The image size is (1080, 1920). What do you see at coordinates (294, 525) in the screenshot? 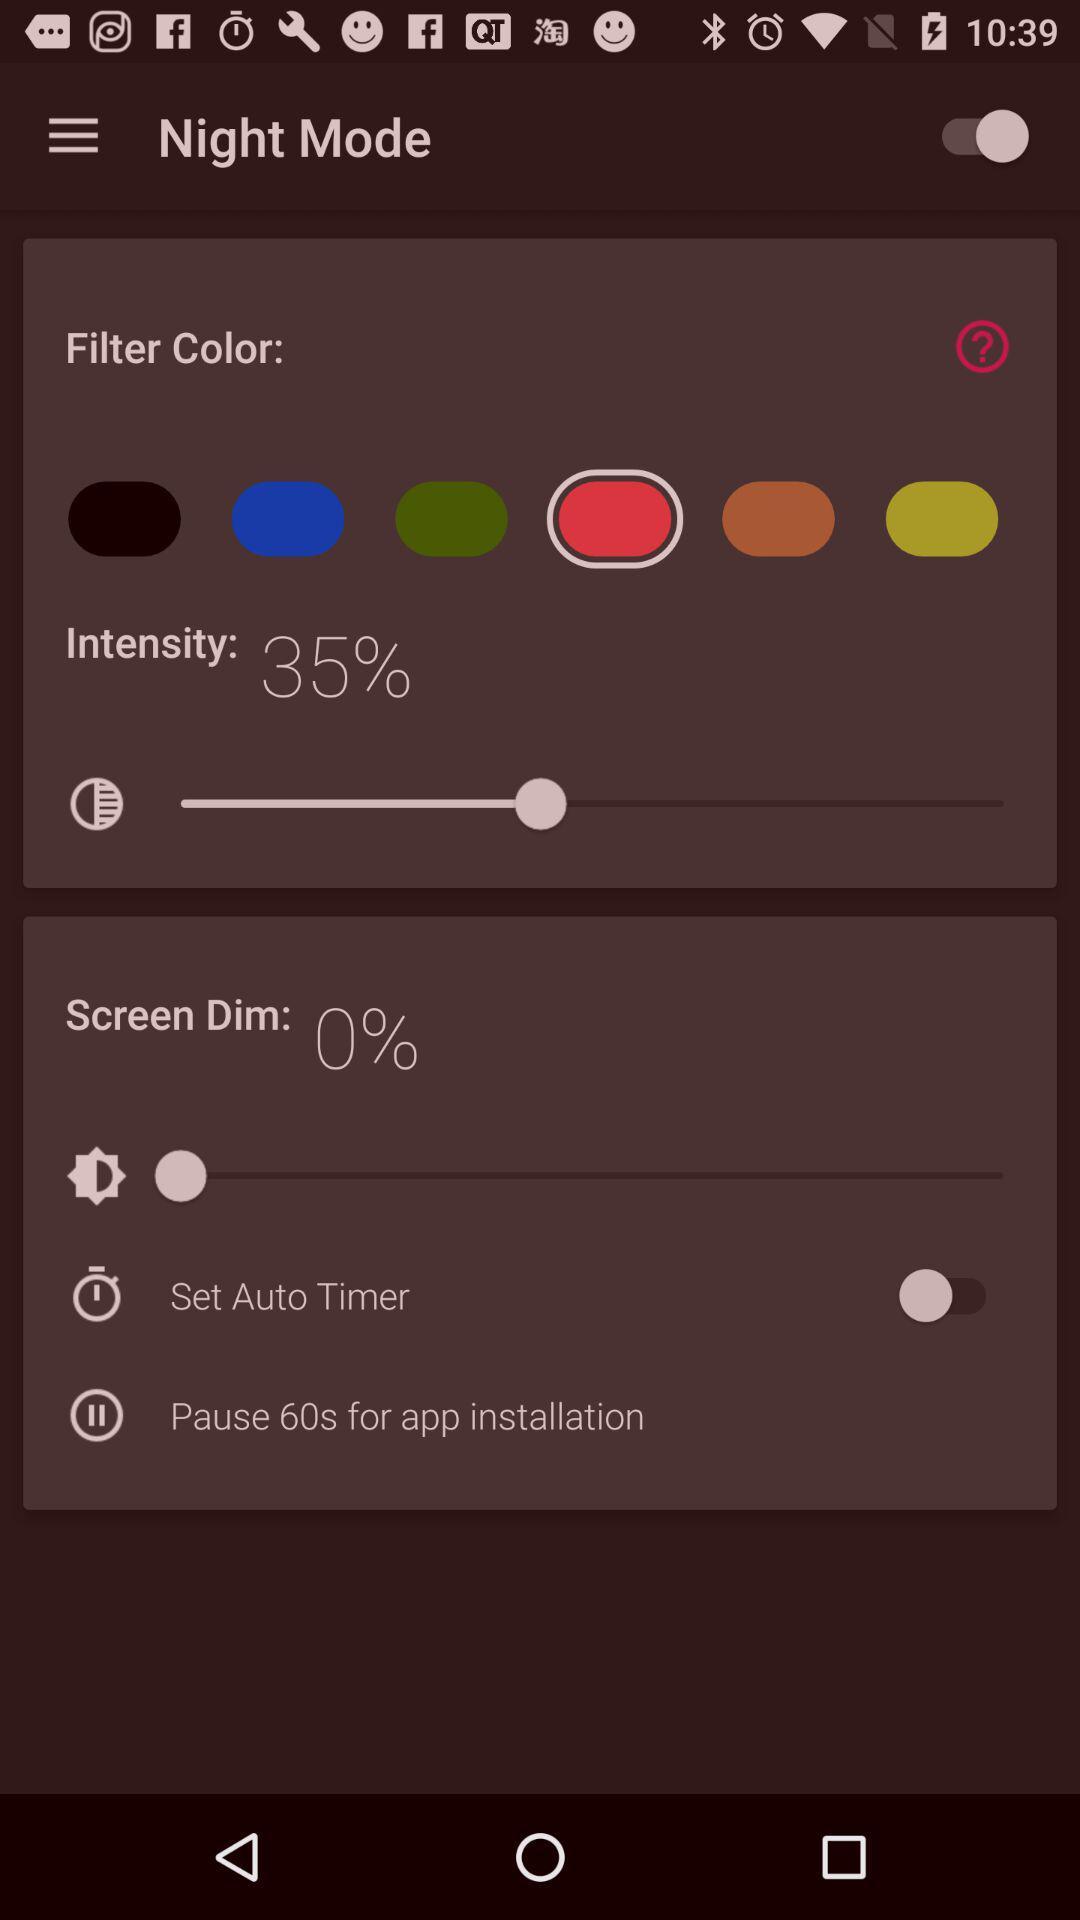
I see `the icon below filter color: item` at bounding box center [294, 525].